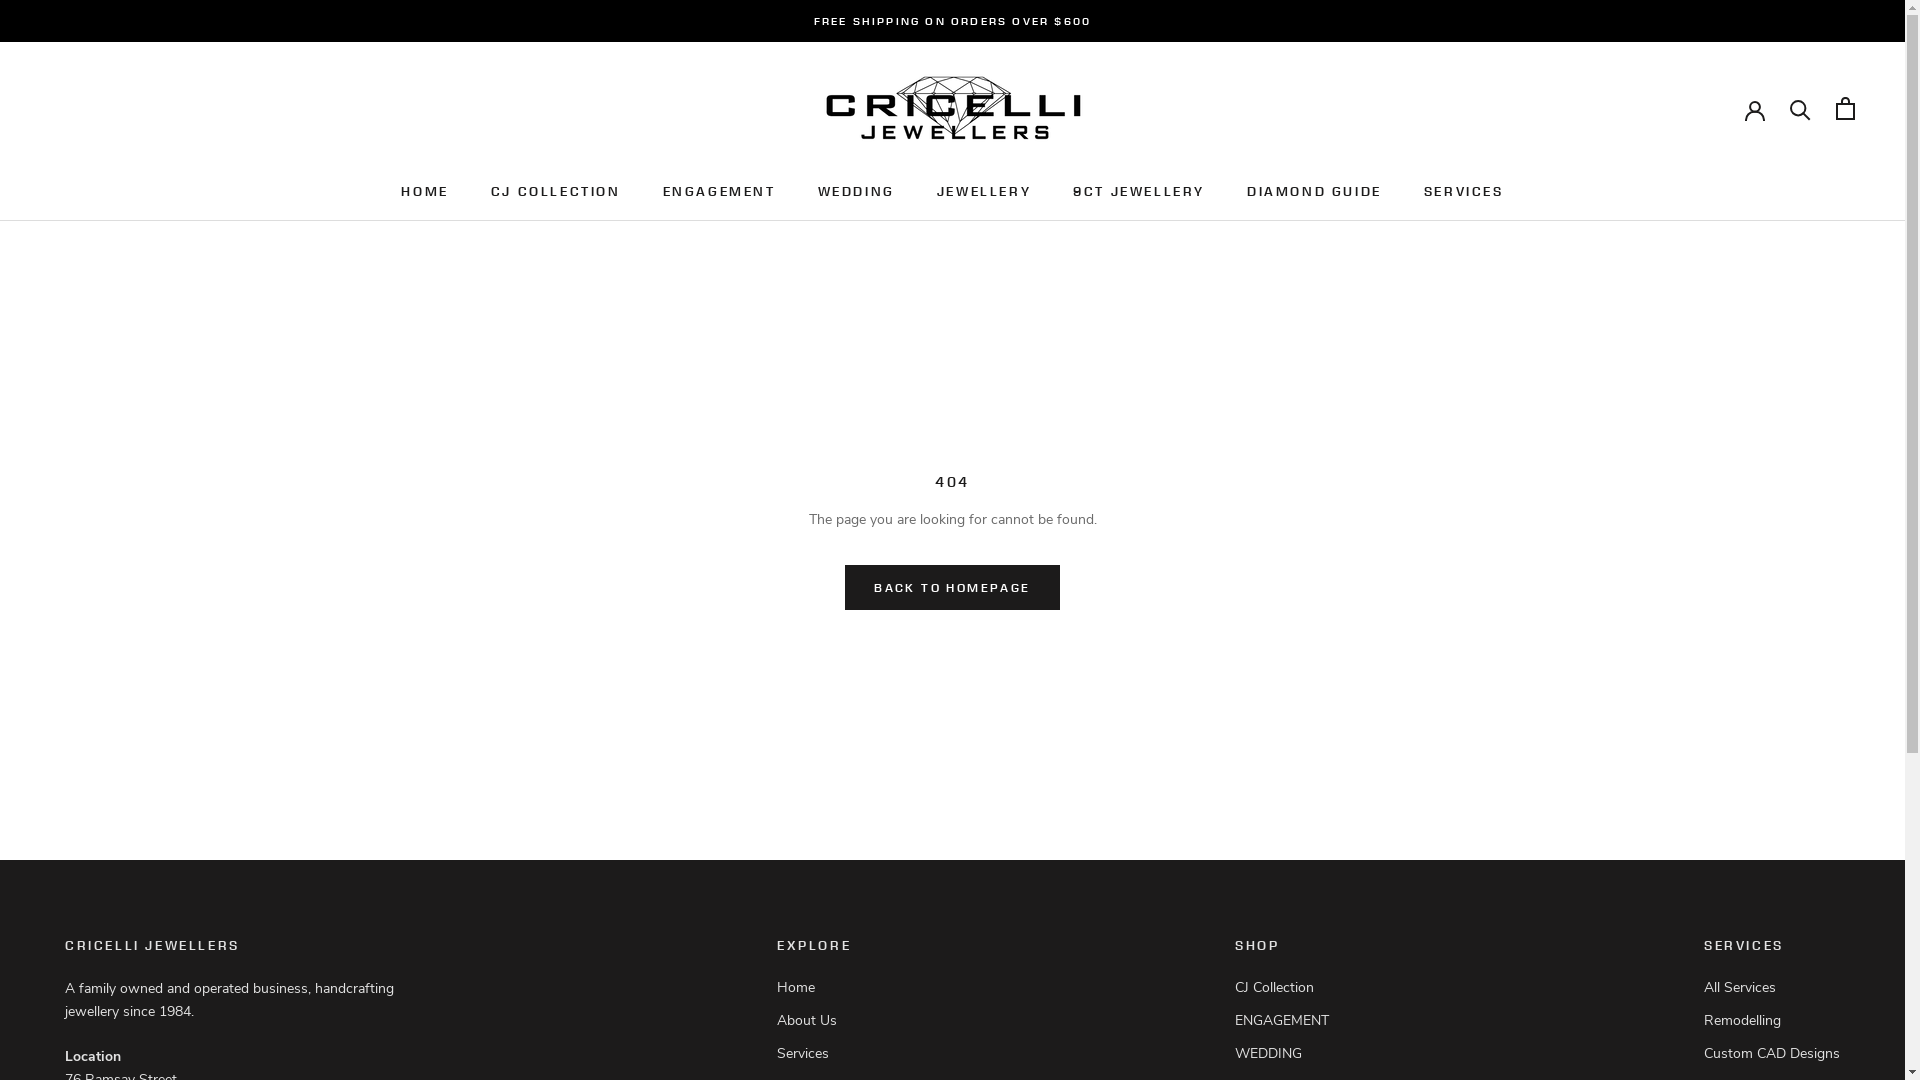  What do you see at coordinates (1288, 1052) in the screenshot?
I see `'WEDDING'` at bounding box center [1288, 1052].